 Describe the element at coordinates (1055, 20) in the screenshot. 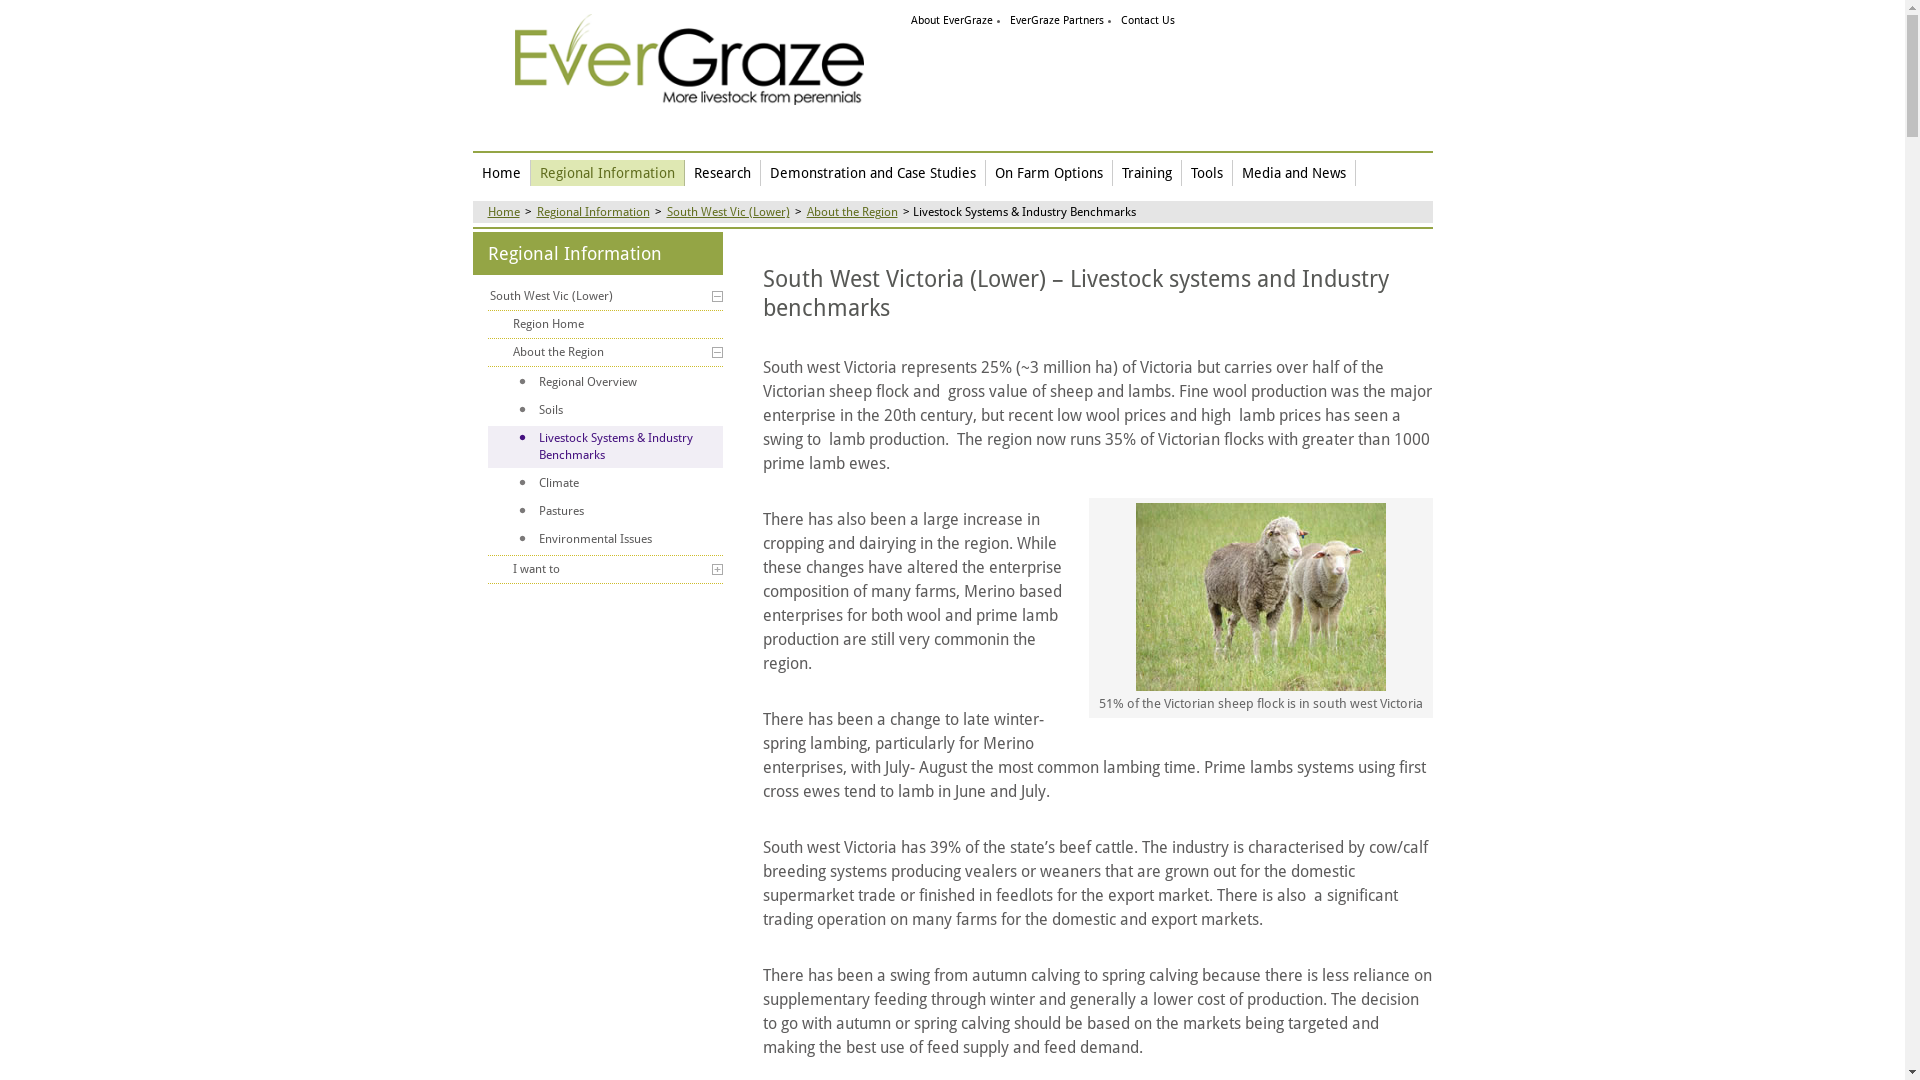

I see `'EverGraze Partners'` at that location.